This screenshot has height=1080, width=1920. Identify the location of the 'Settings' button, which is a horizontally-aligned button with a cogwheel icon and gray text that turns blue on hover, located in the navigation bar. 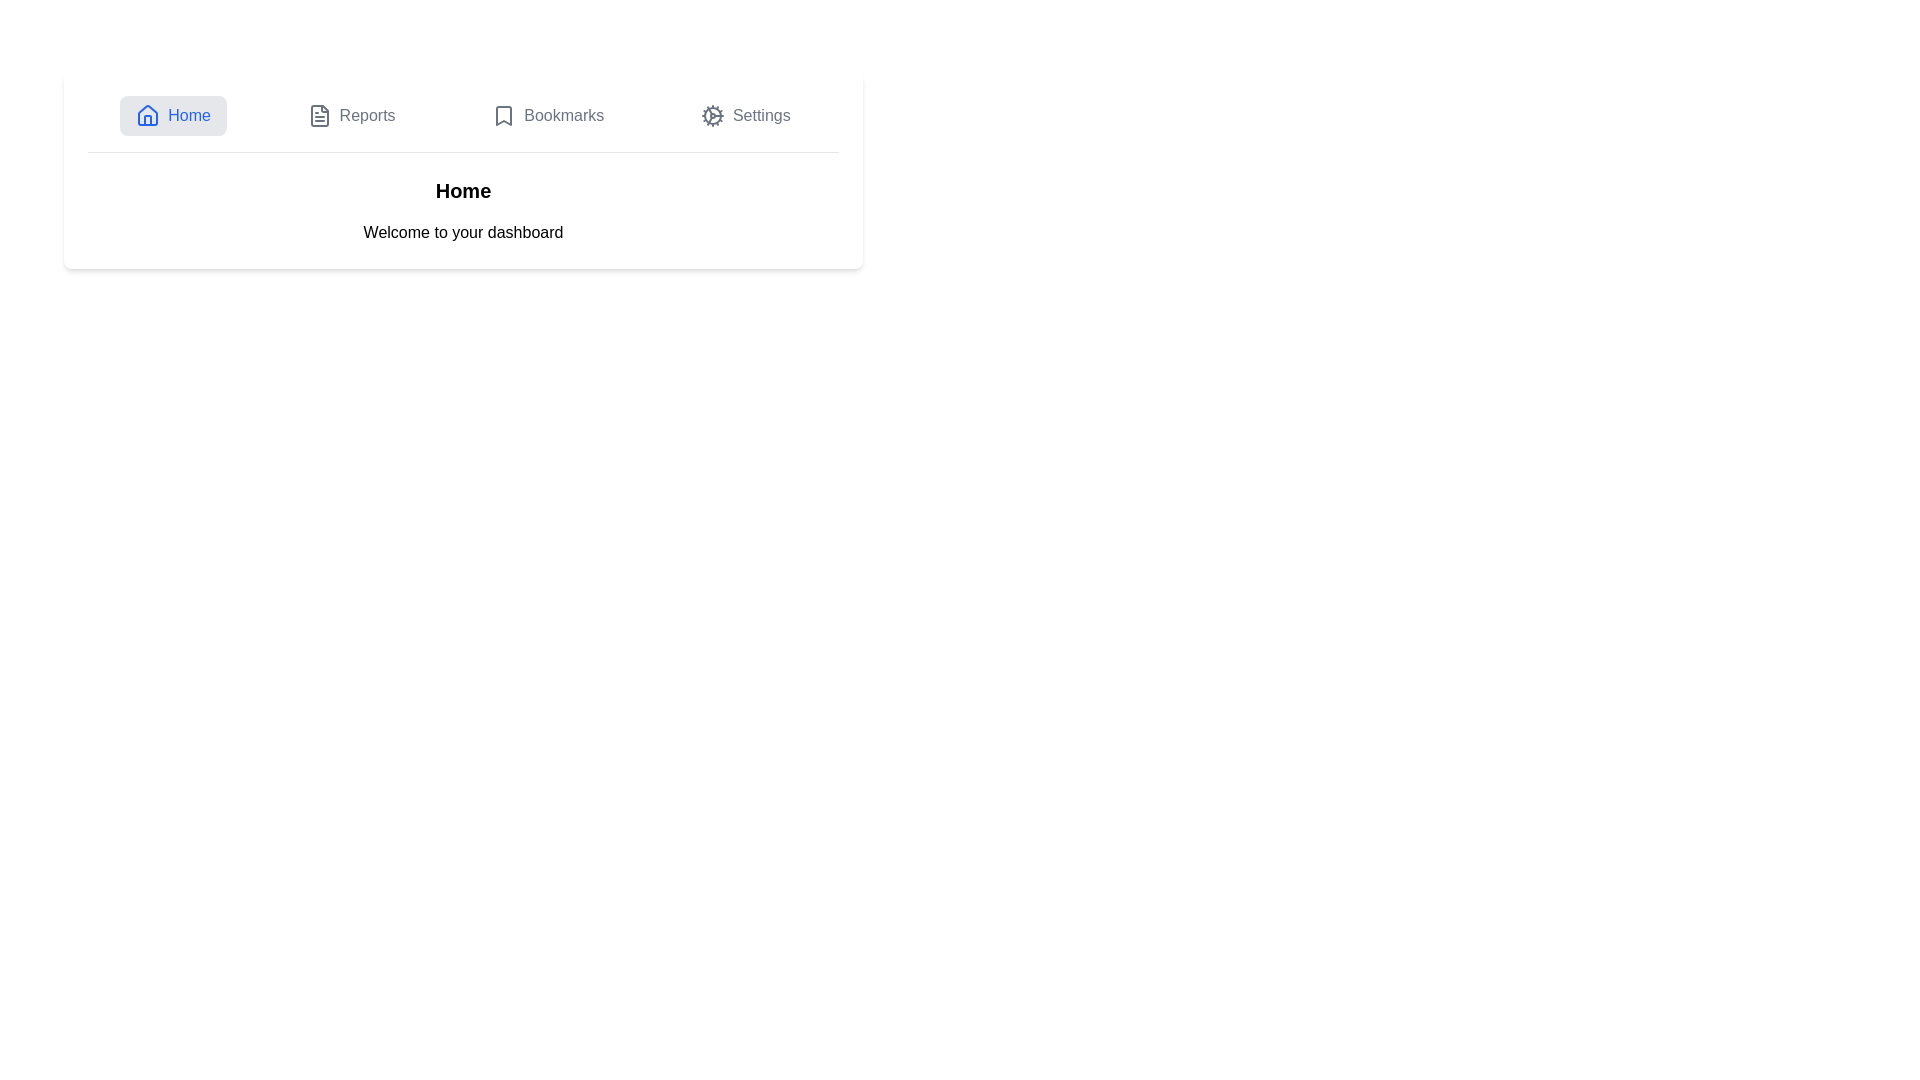
(744, 115).